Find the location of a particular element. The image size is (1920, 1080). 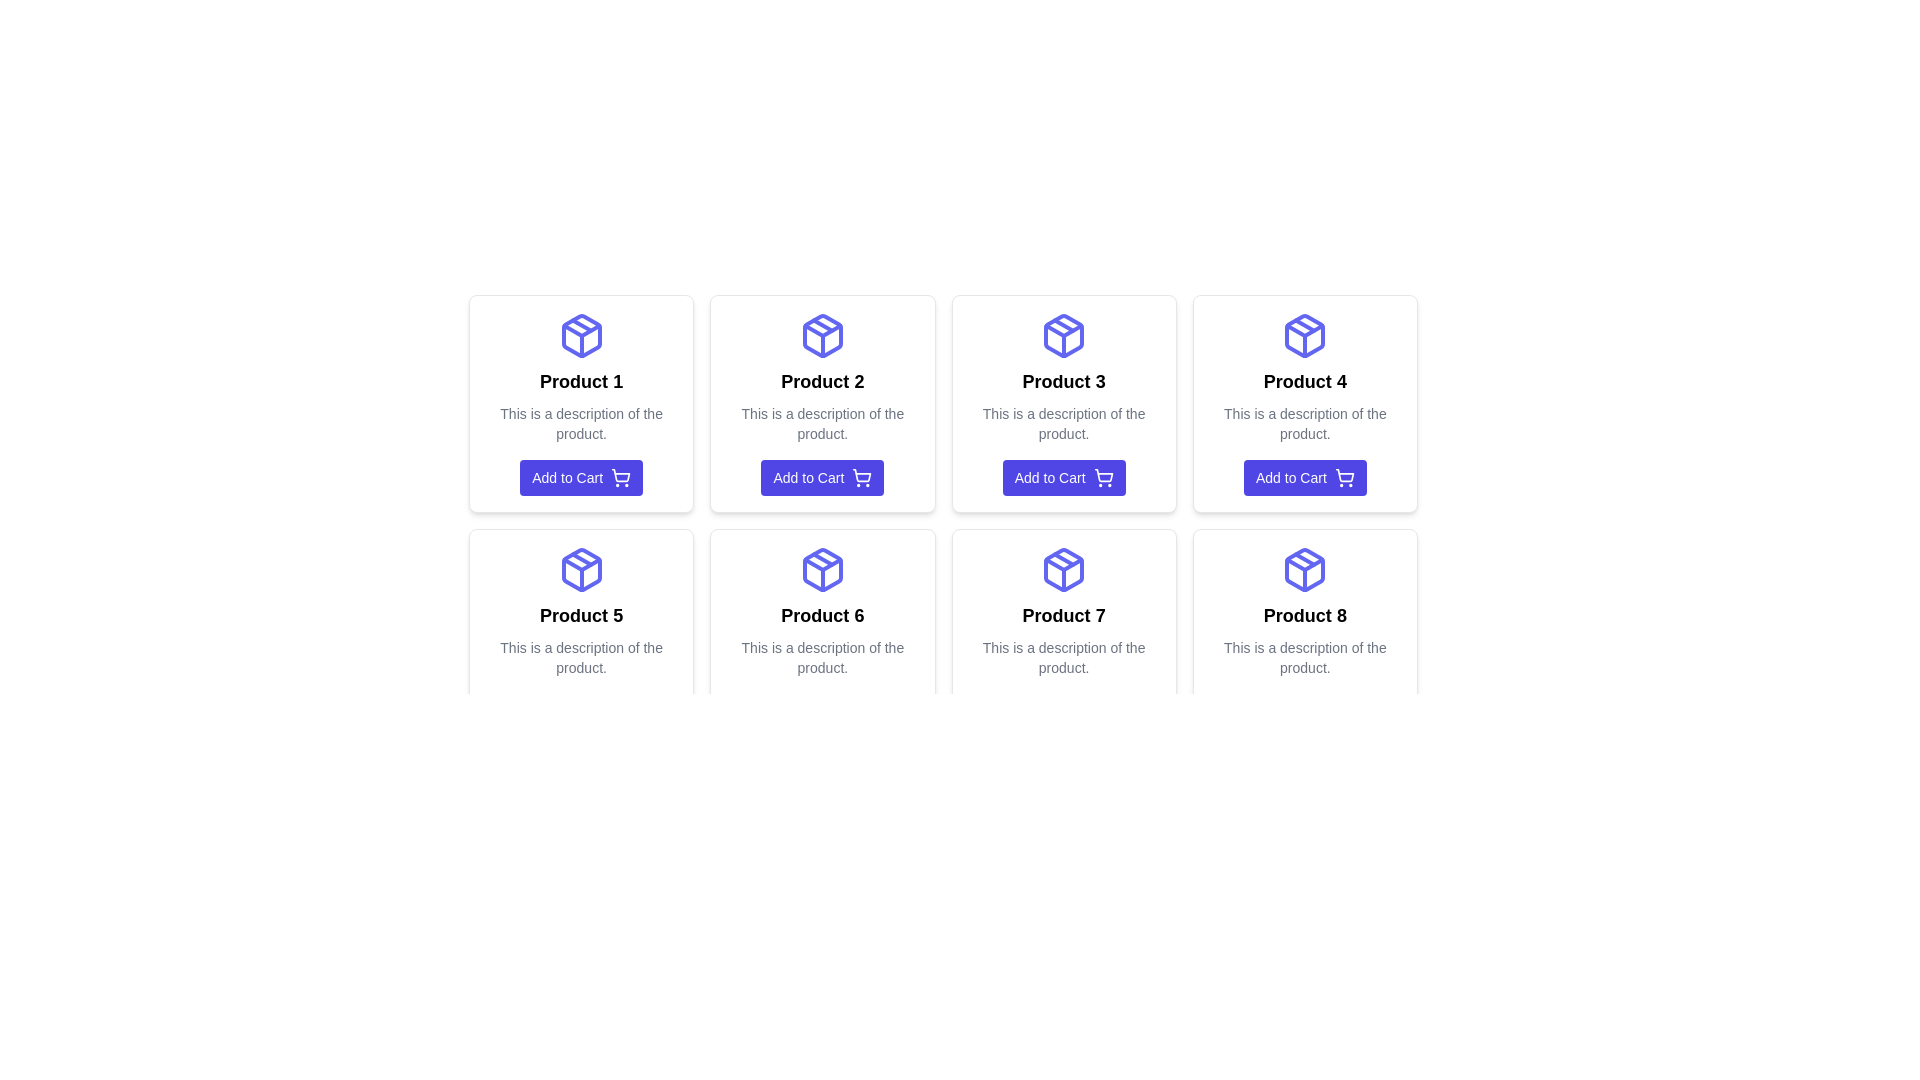

the text element displaying 'This is a description of the product.' which is styled with gray text, located below the title 'Product 7' and above the 'Add to Cart' button in the product card layout is located at coordinates (1063, 658).